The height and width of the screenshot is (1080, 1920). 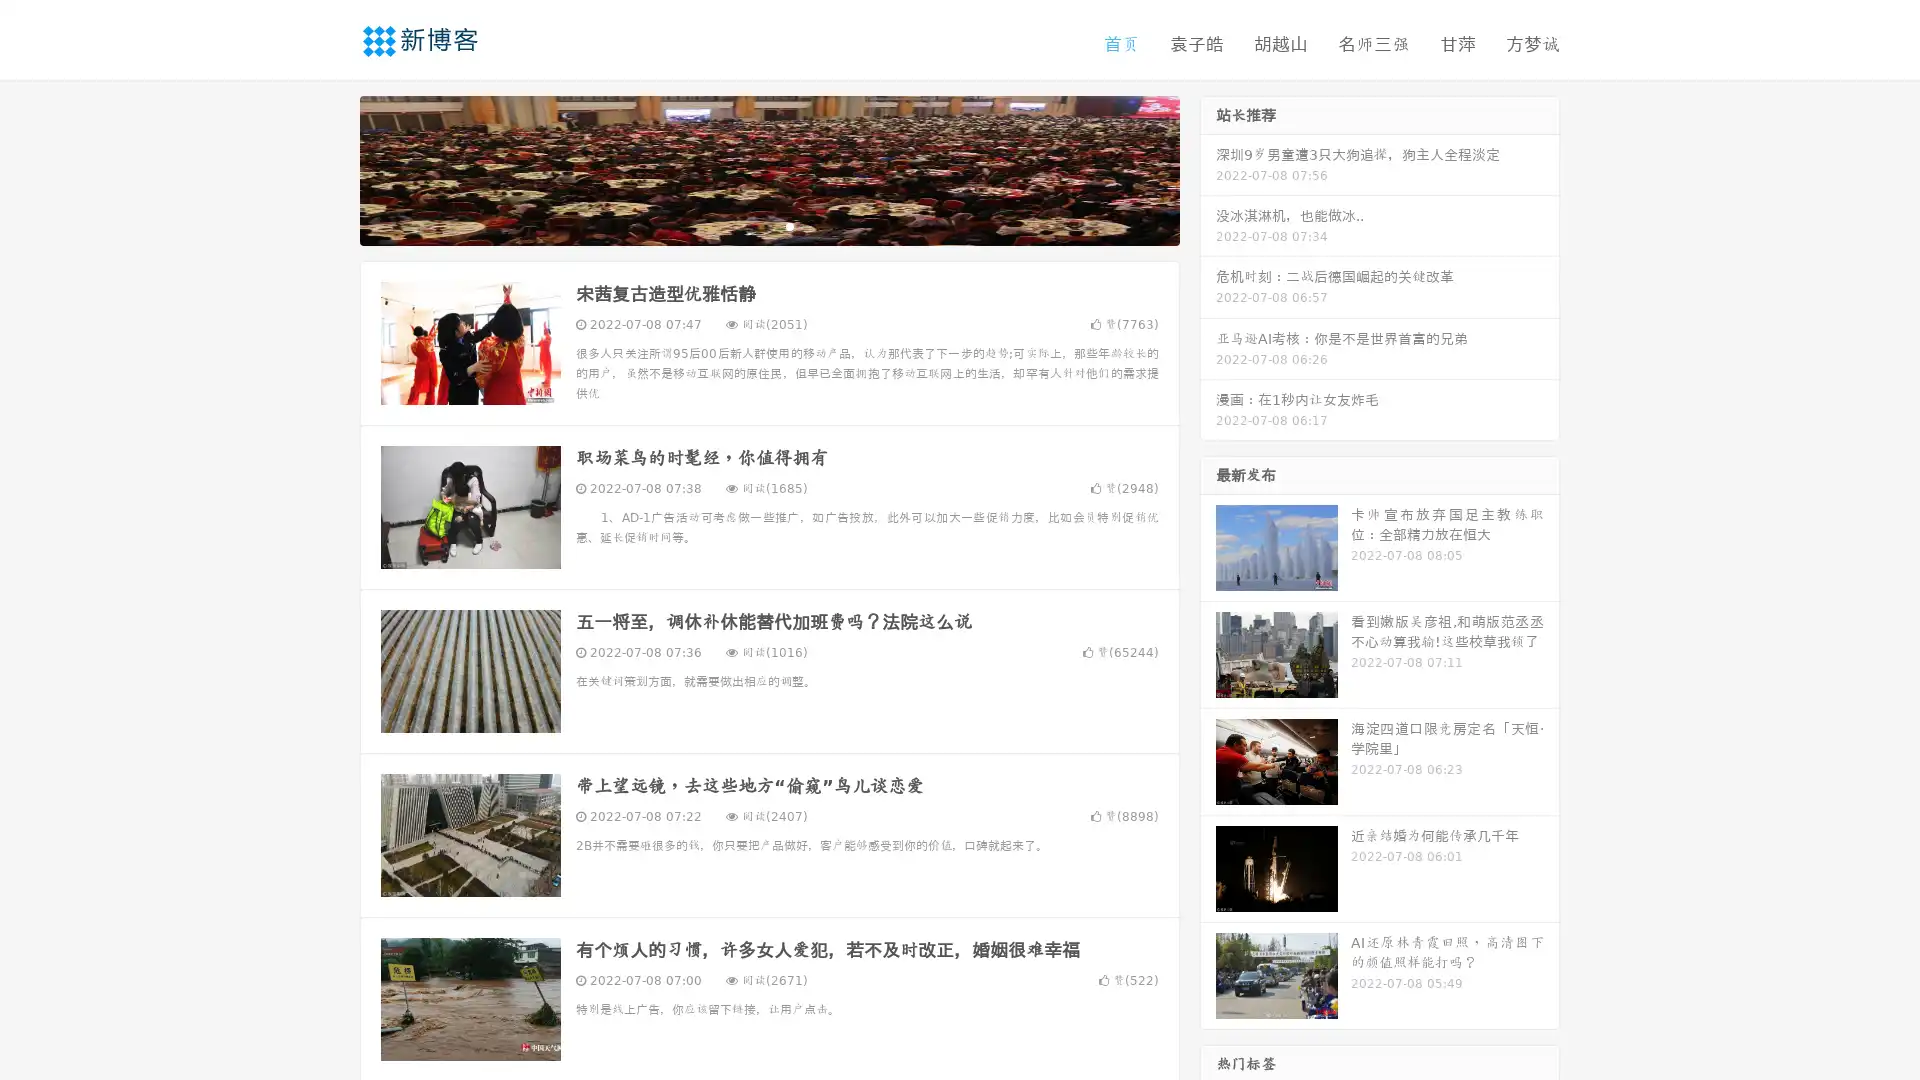 I want to click on Go to slide 3, so click(x=789, y=225).